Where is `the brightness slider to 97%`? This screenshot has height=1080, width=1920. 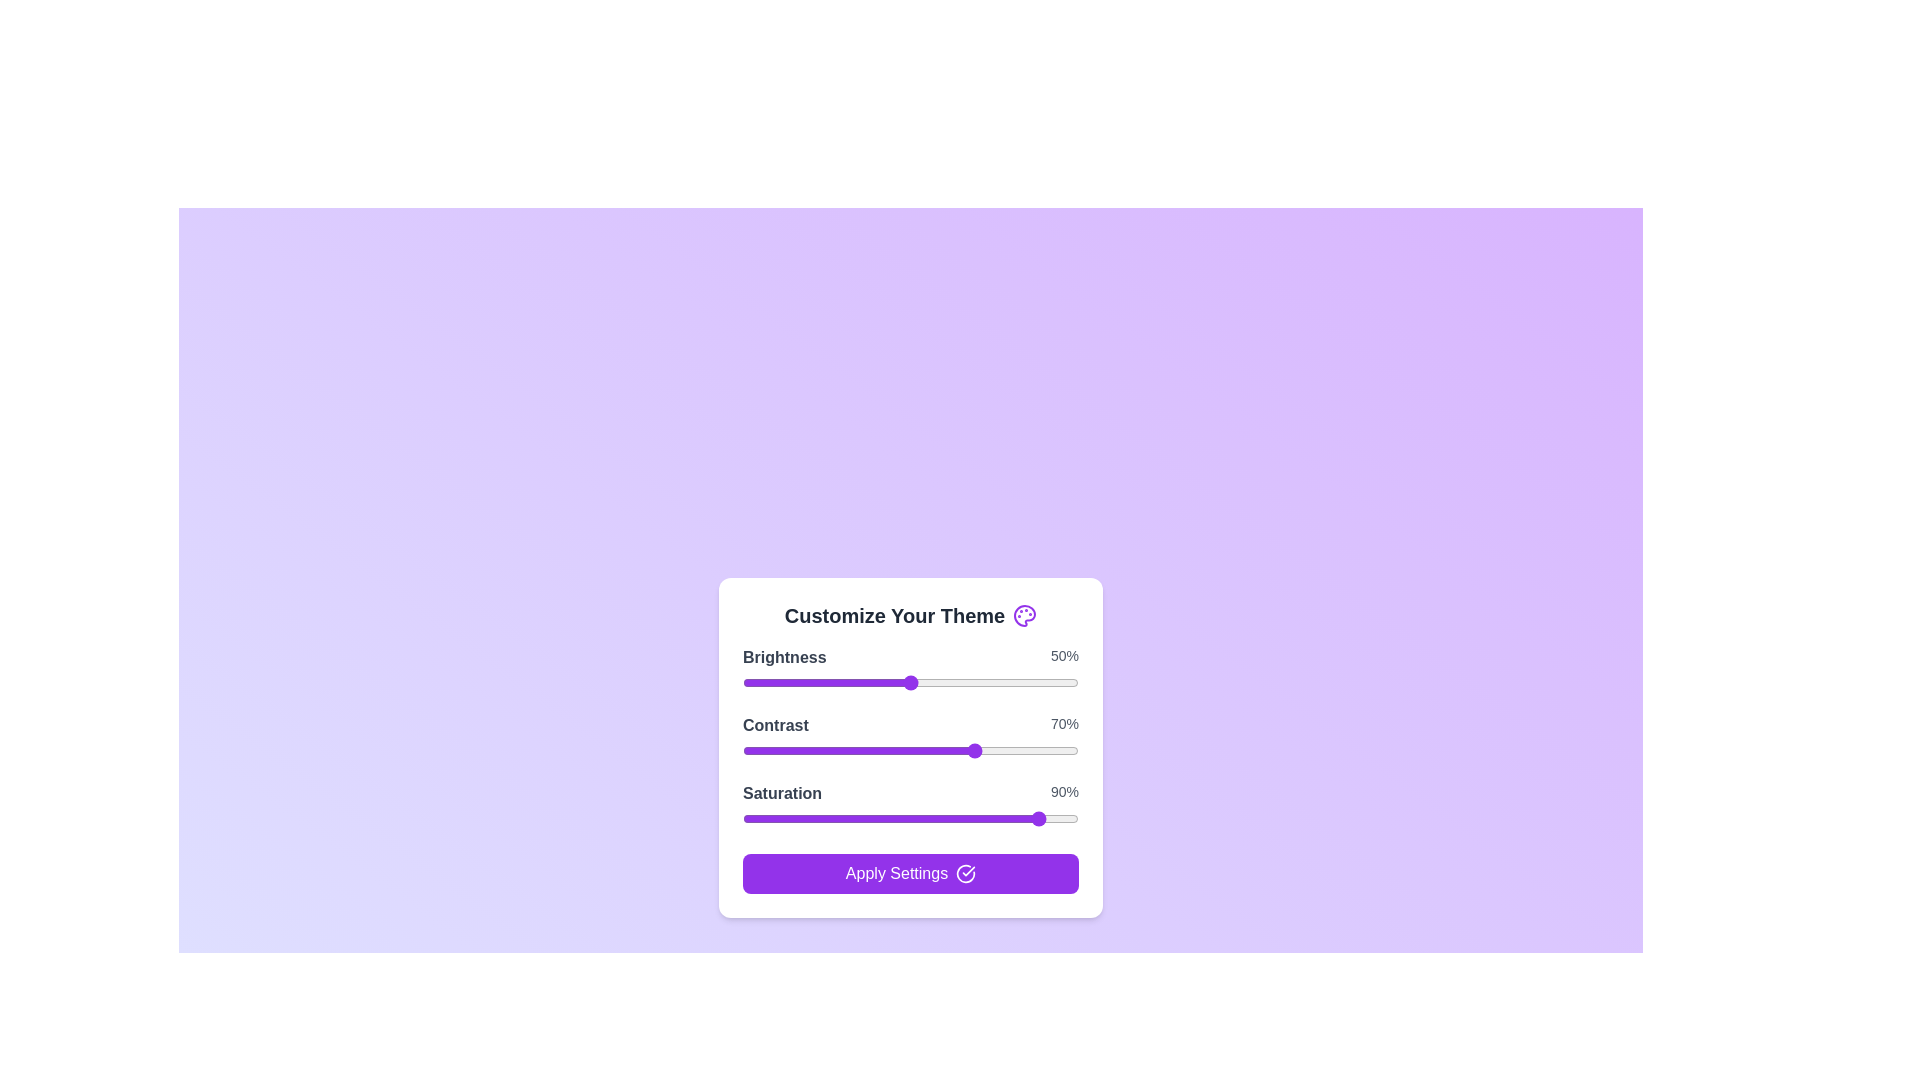 the brightness slider to 97% is located at coordinates (1067, 681).